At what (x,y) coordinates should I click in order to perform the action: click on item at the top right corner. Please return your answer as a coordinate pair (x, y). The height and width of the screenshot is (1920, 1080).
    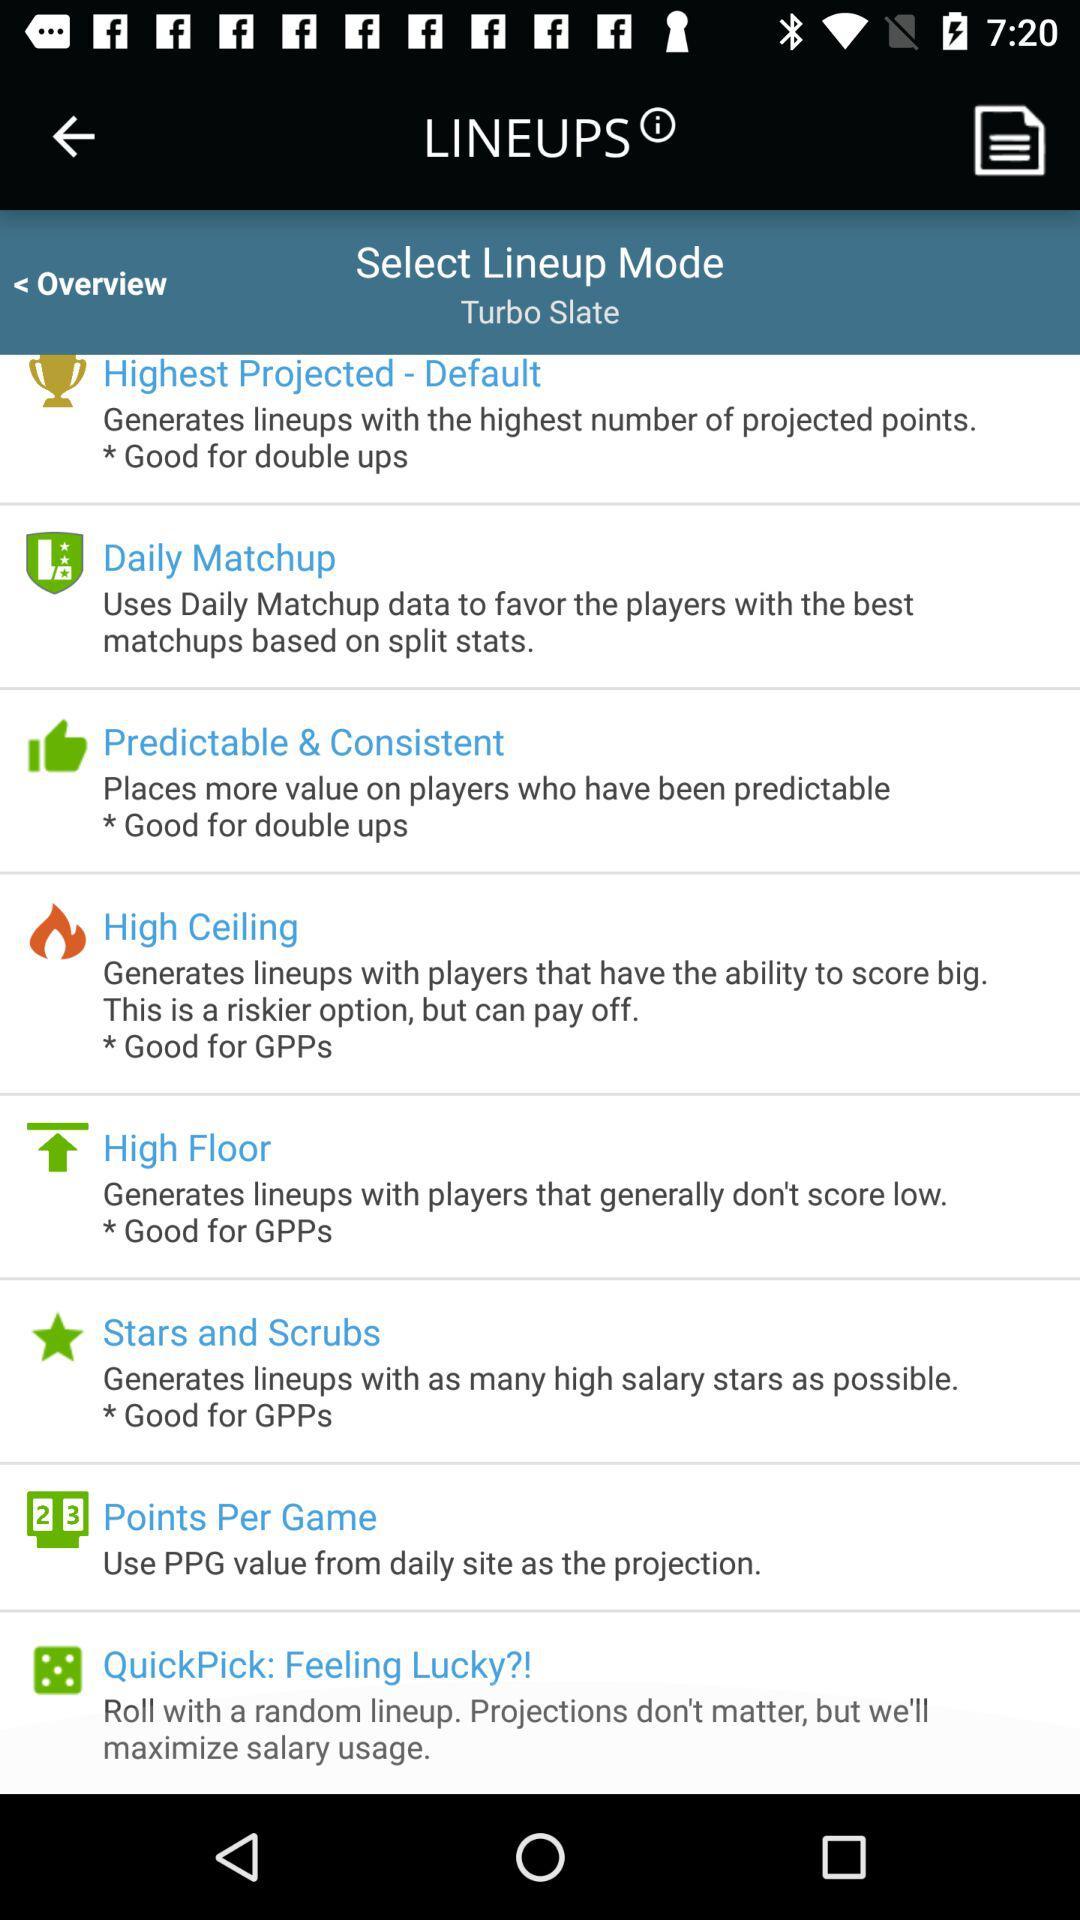
    Looking at the image, I should click on (1017, 135).